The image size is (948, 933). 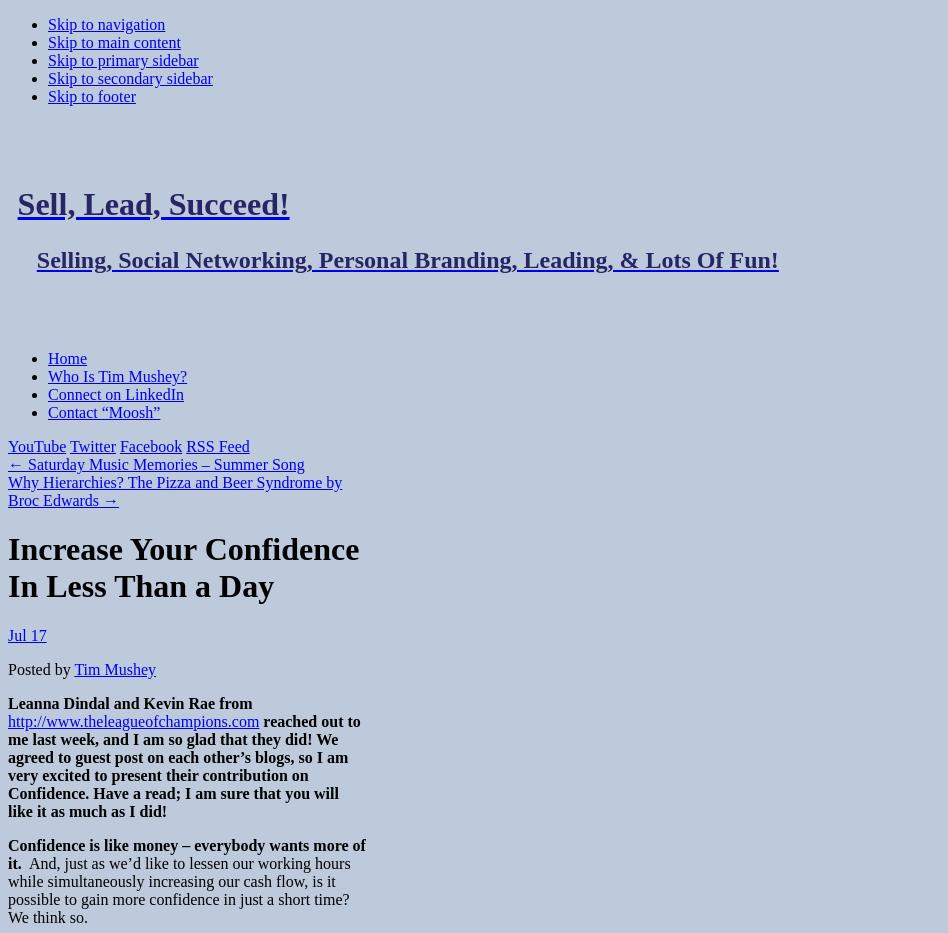 I want to click on 'http://www.theleagueofchampions.com', so click(x=132, y=720).